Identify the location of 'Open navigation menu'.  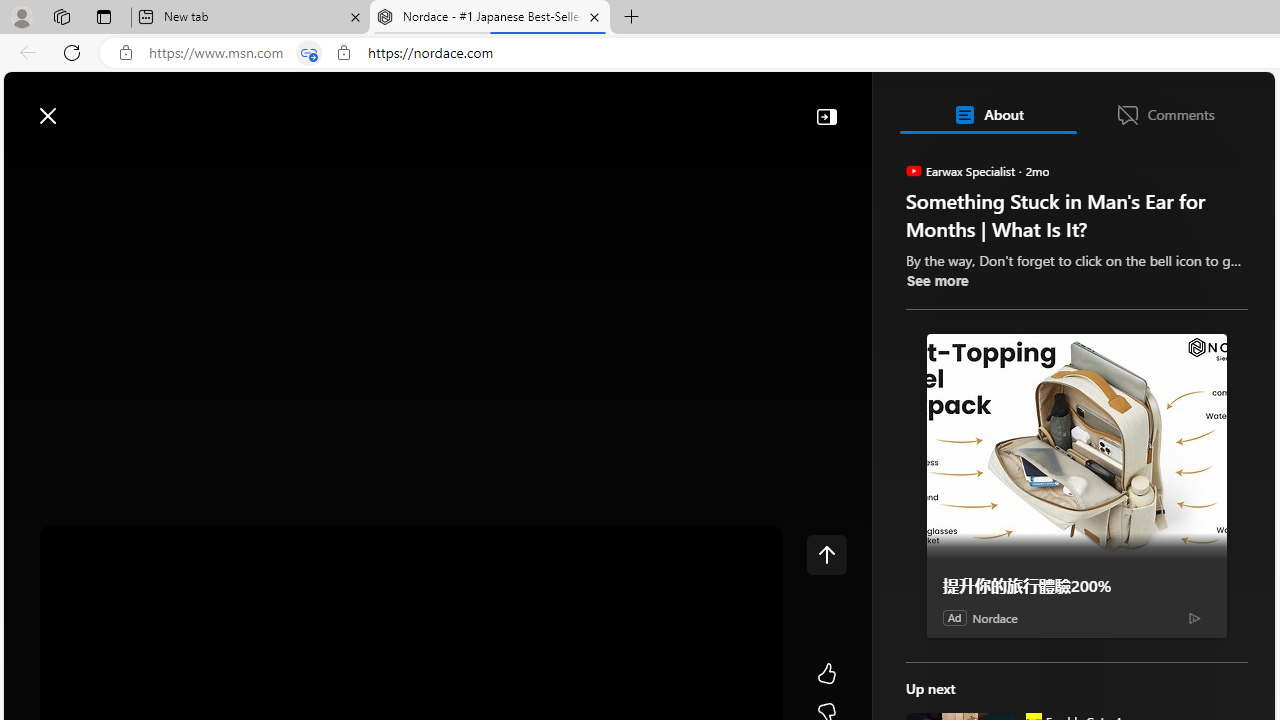
(29, 162).